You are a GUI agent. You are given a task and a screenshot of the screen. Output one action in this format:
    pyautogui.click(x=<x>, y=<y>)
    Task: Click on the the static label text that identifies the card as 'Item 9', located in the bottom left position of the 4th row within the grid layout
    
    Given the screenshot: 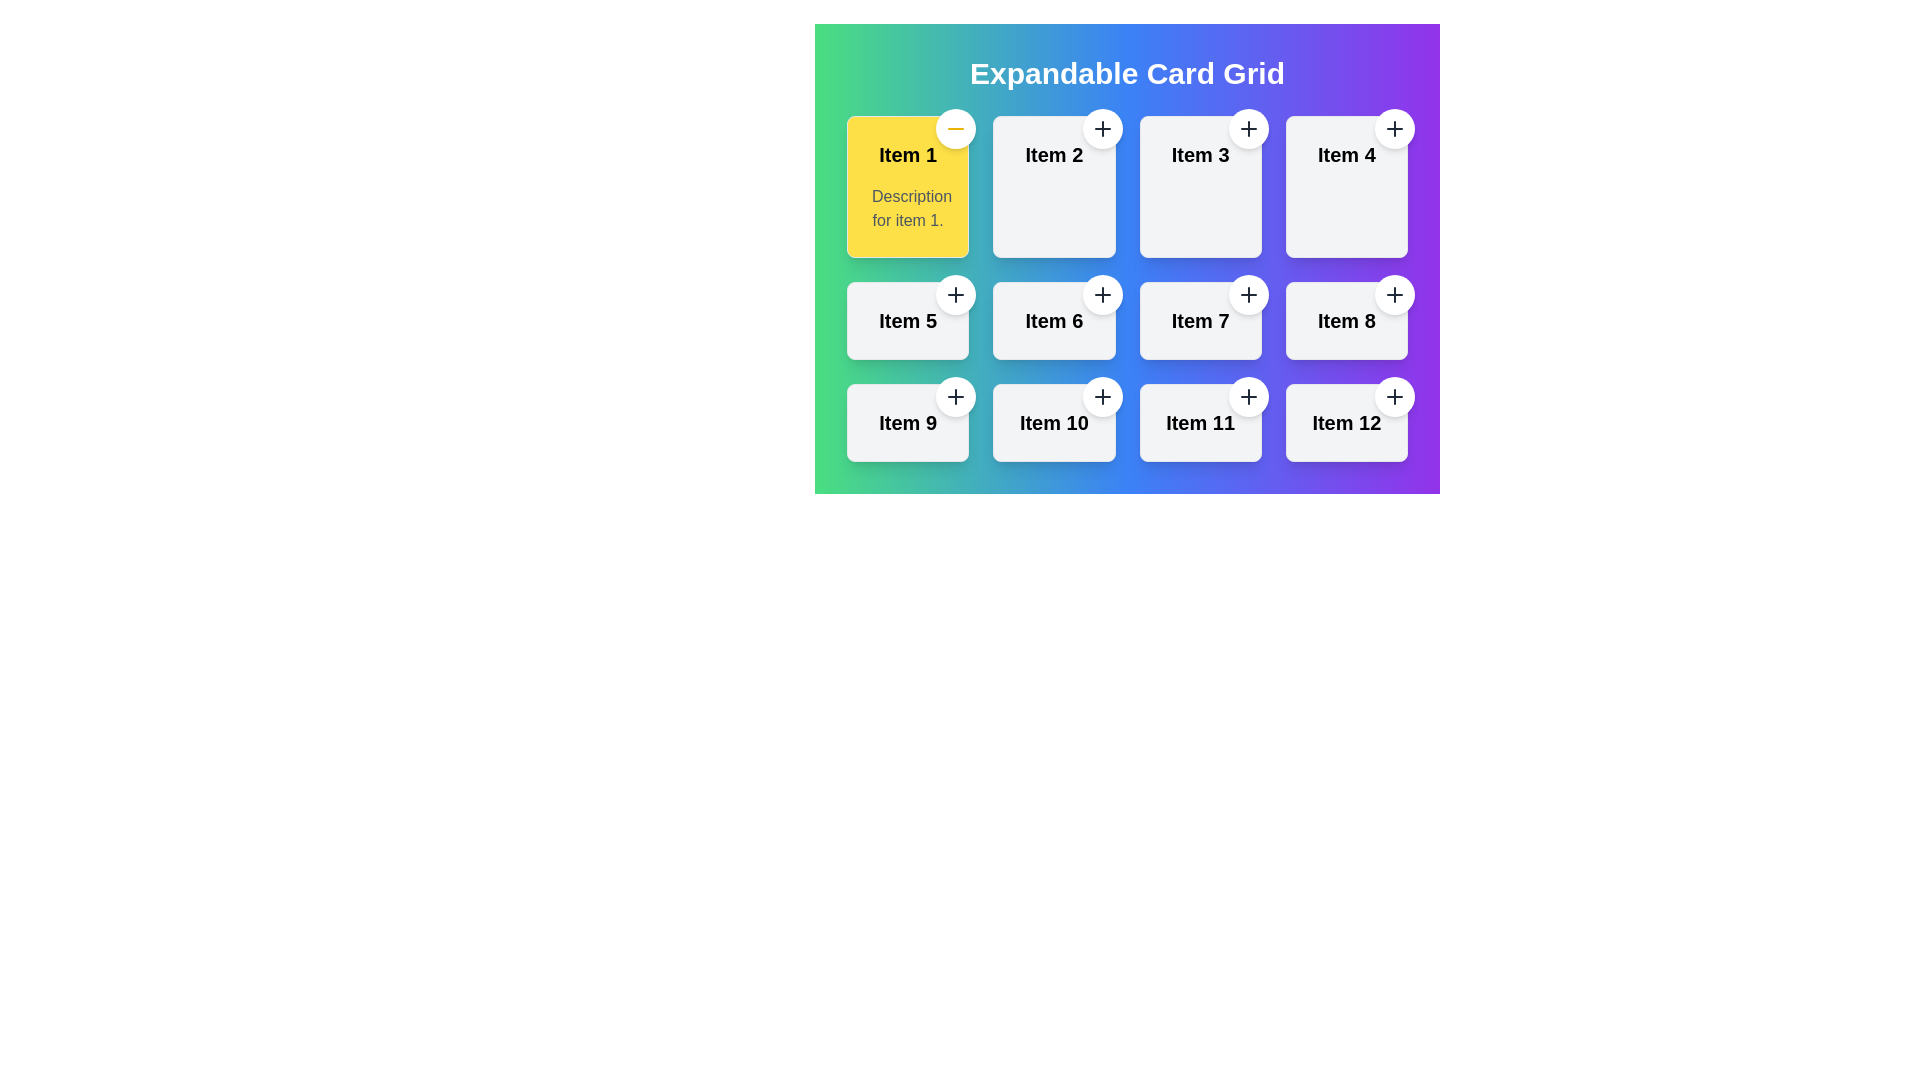 What is the action you would take?
    pyautogui.click(x=907, y=422)
    